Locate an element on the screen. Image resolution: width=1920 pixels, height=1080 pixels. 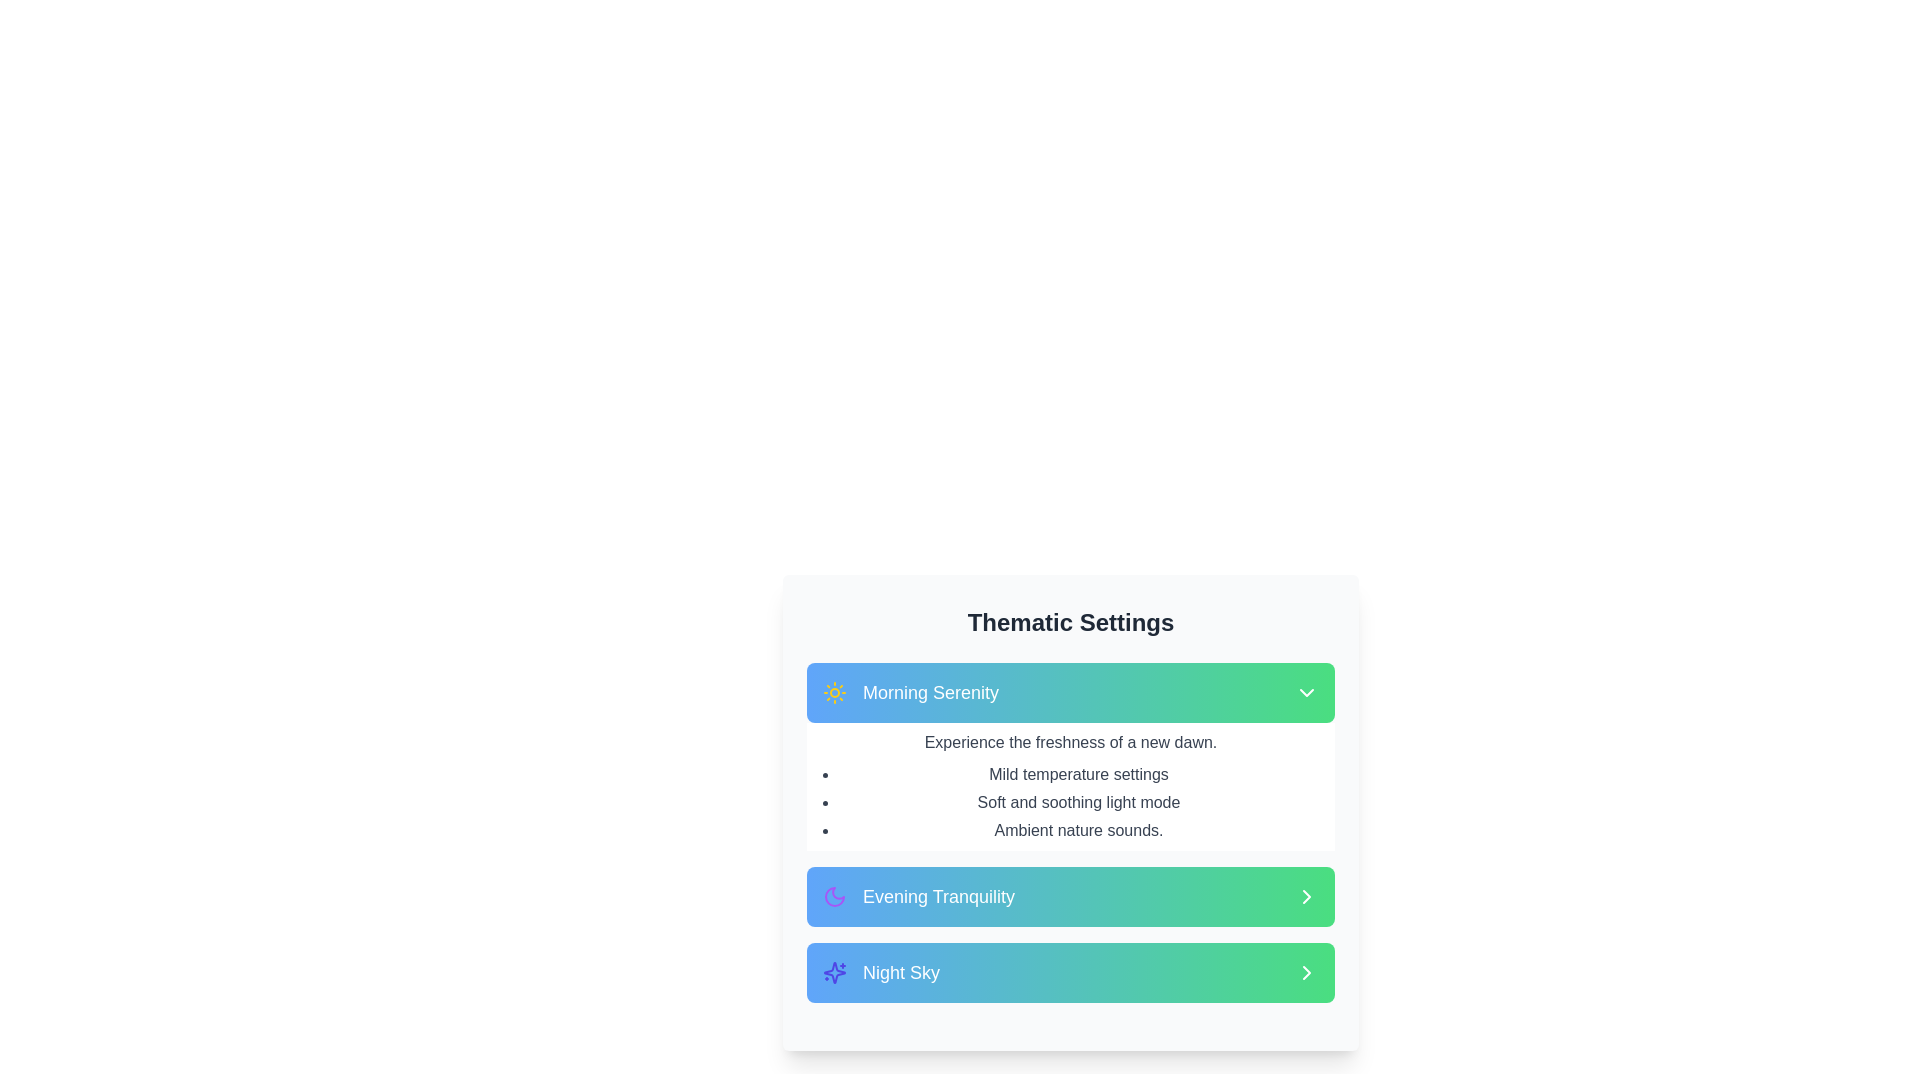
the sparkles icon styled in purple, located to the left of the 'Night Sky' text, to note its decorative purpose is located at coordinates (835, 971).